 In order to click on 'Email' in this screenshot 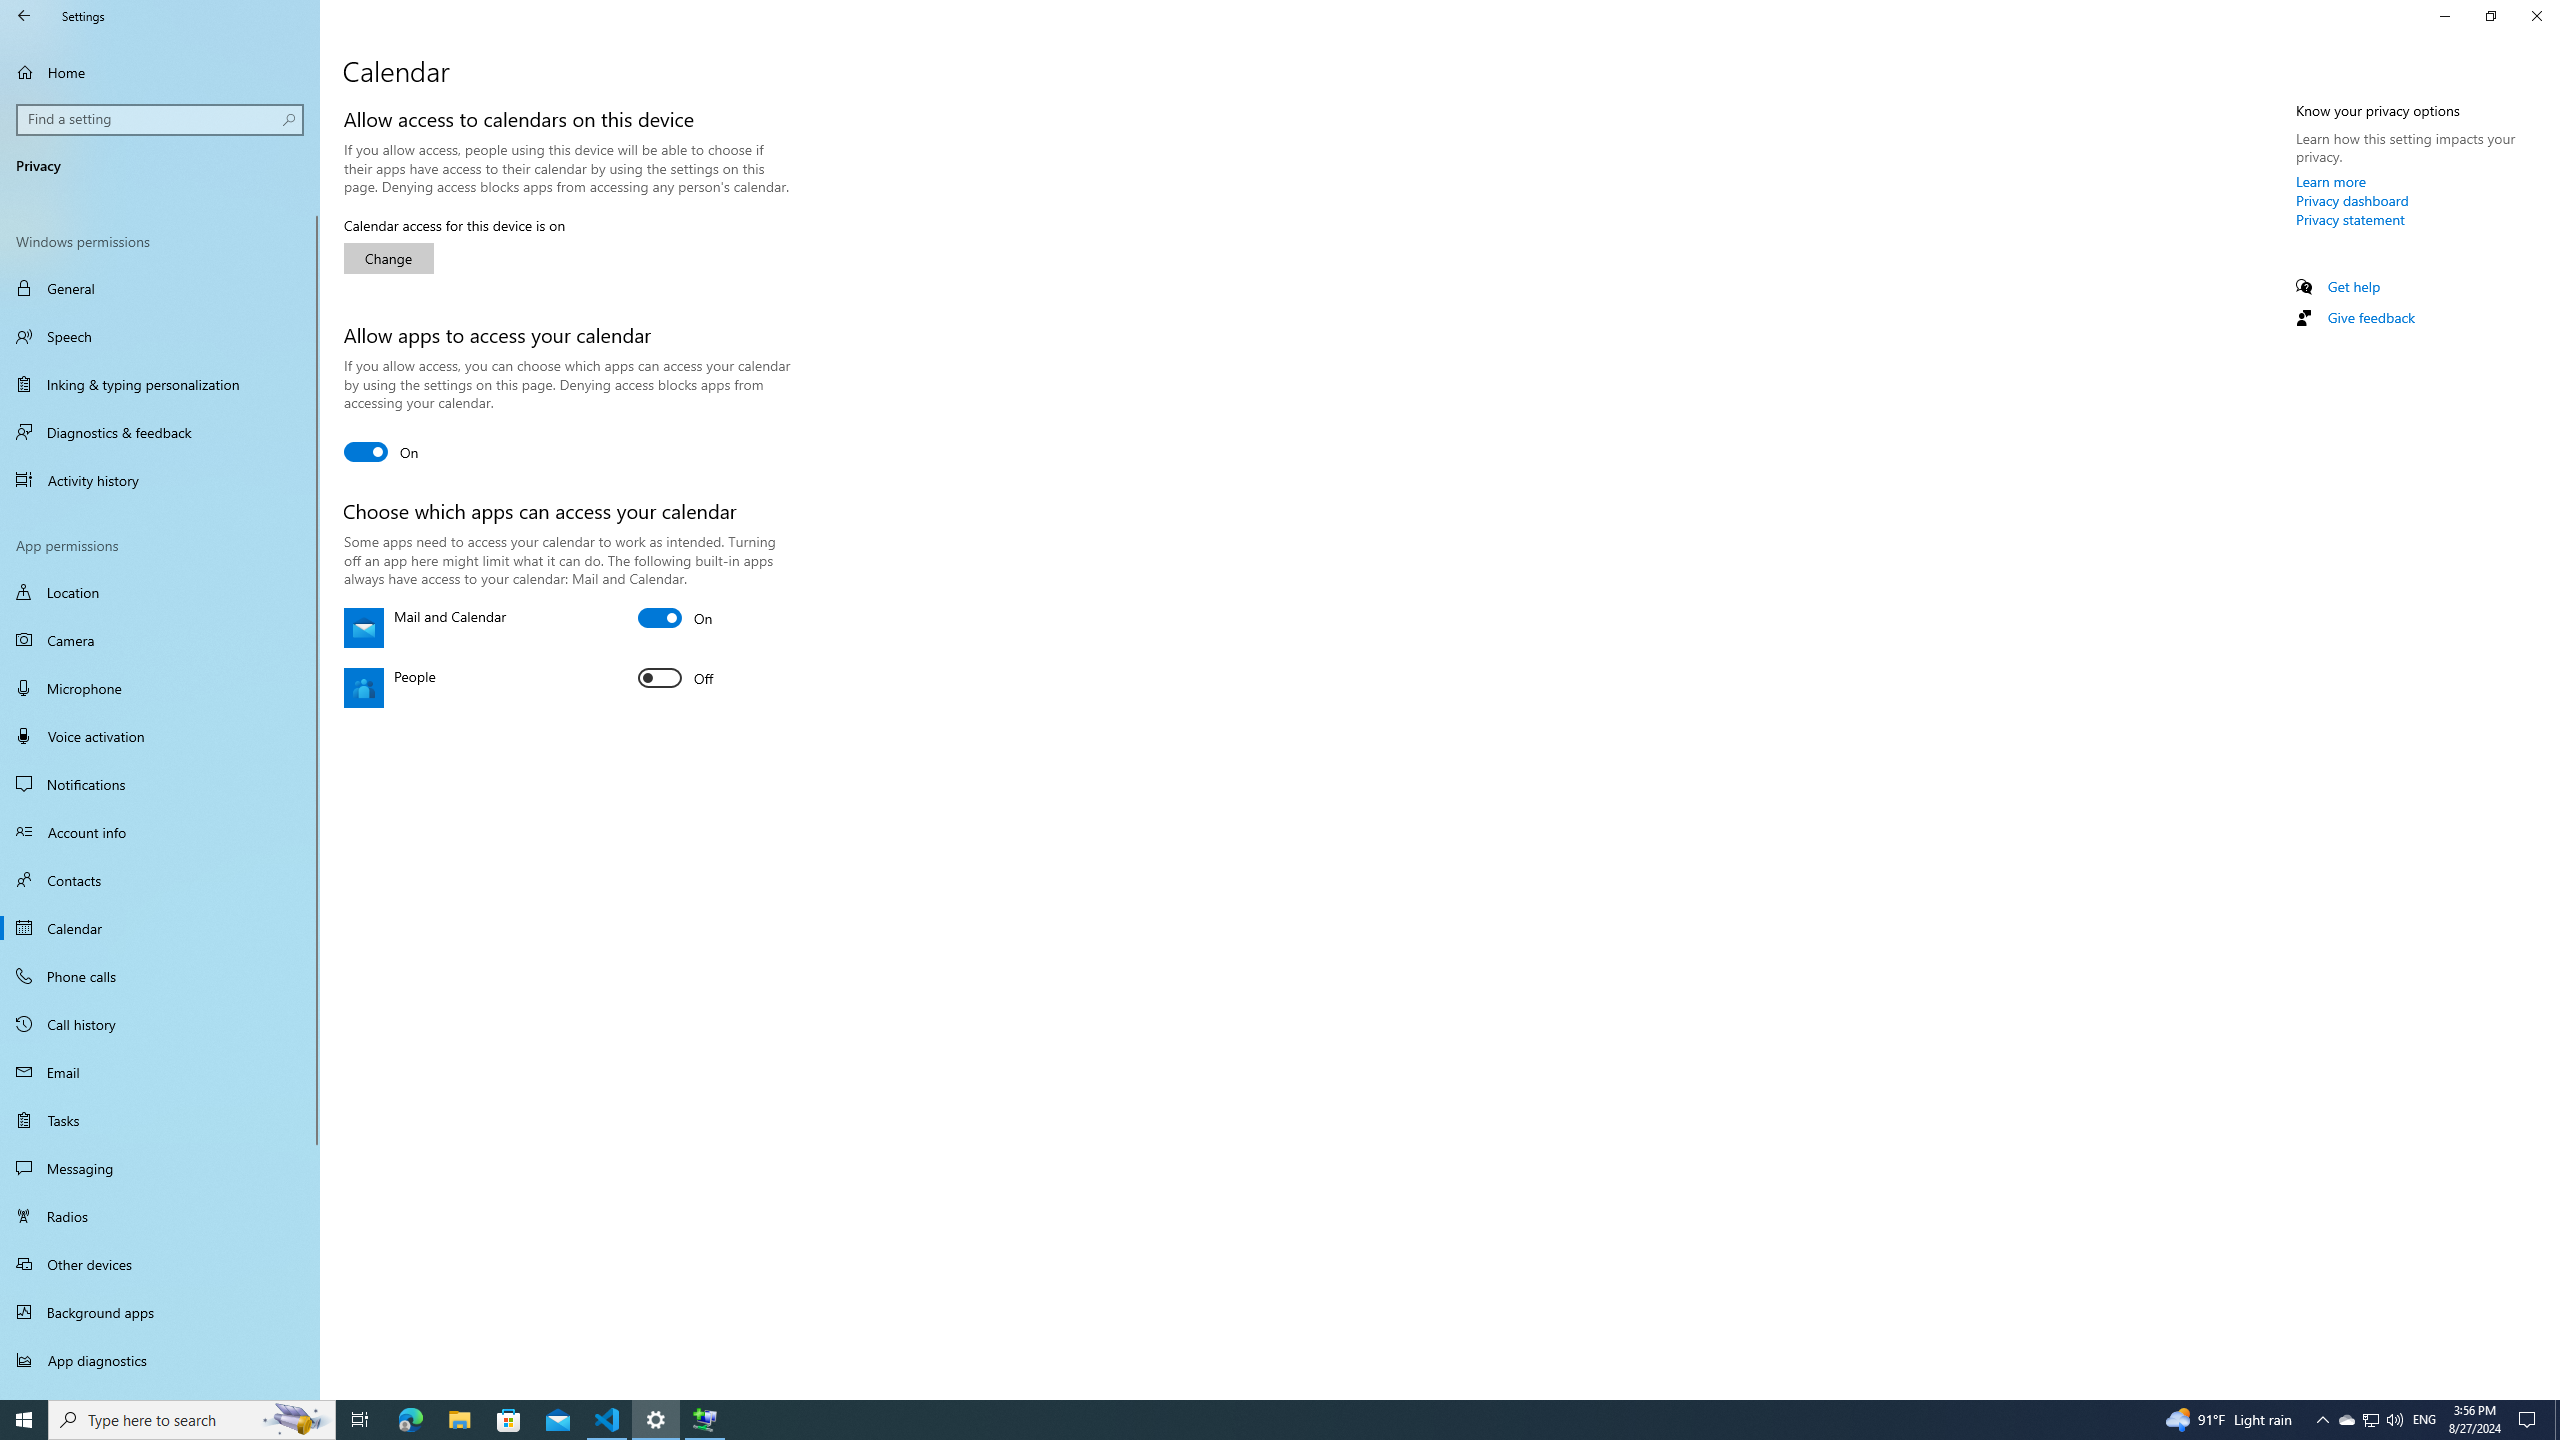, I will do `click(159, 1072)`.